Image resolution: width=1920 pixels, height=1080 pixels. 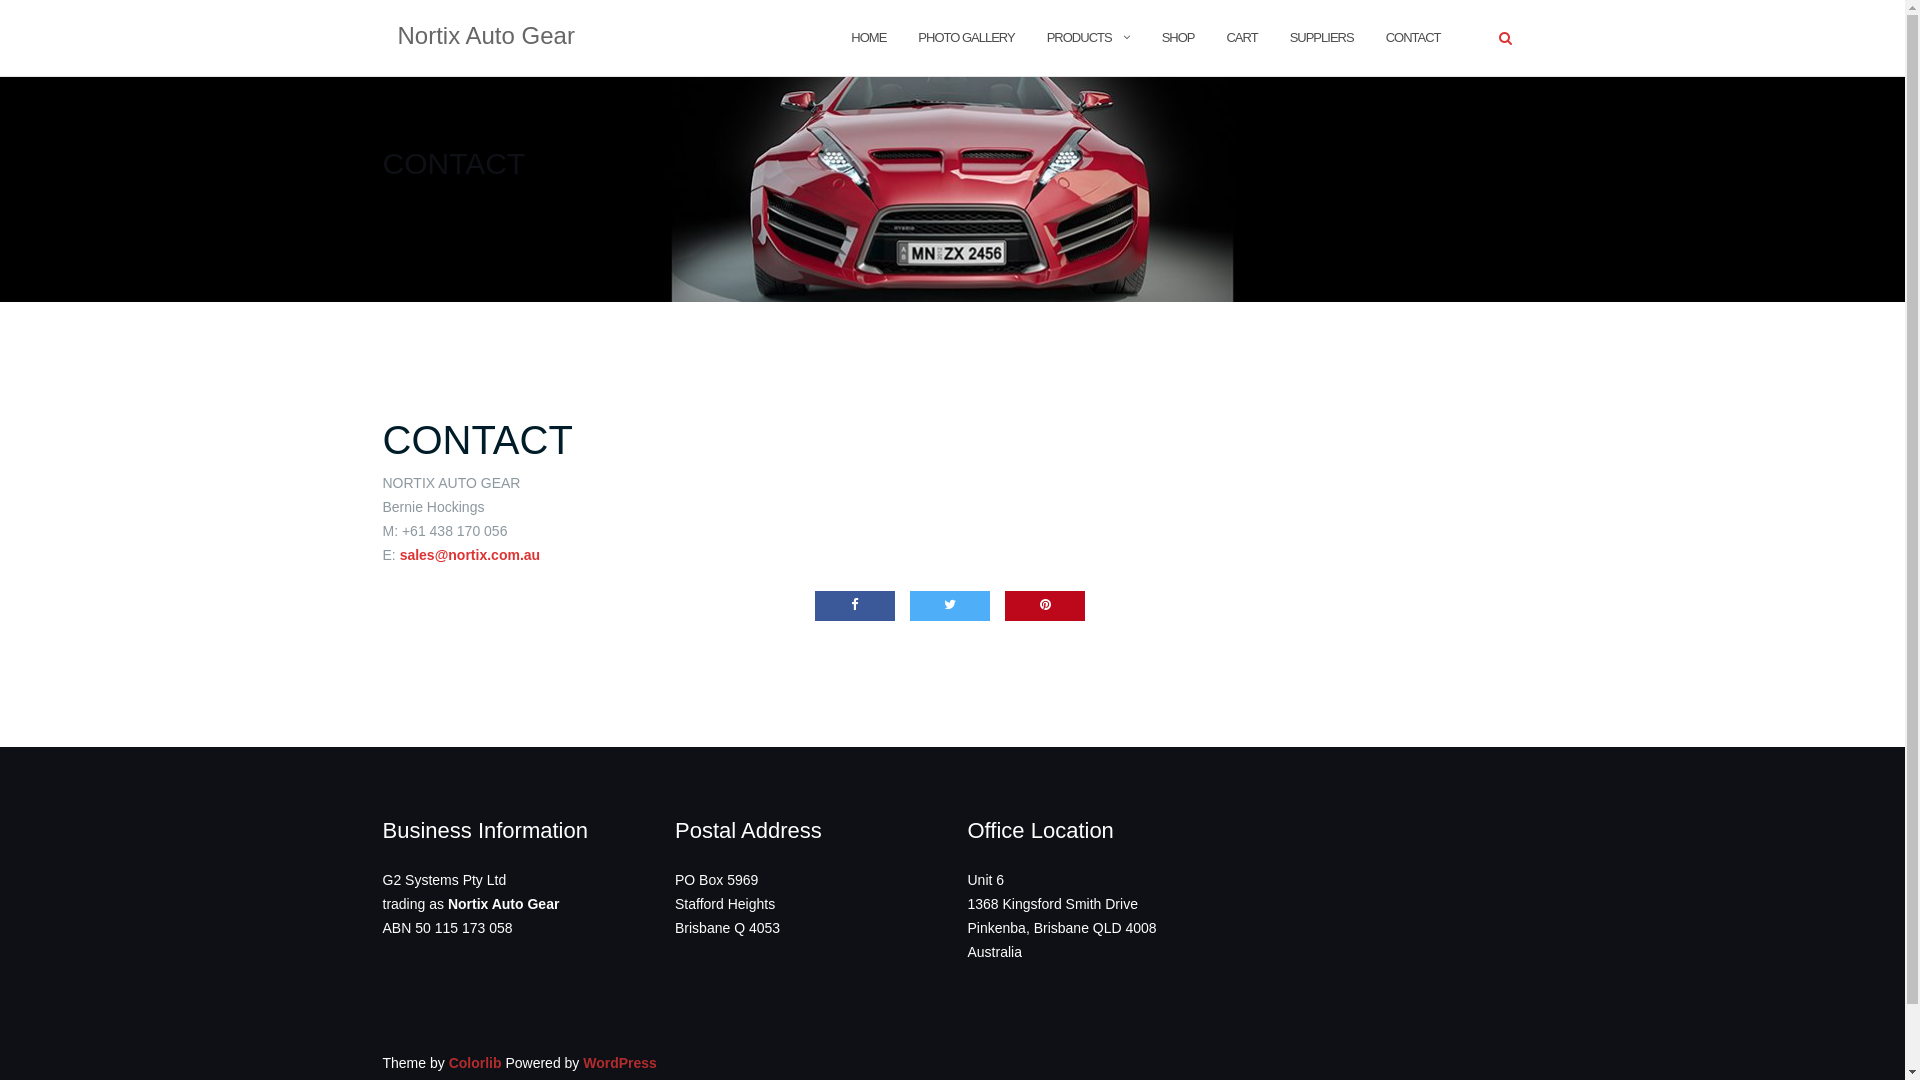 I want to click on 'CONTACT', so click(x=475, y=438).